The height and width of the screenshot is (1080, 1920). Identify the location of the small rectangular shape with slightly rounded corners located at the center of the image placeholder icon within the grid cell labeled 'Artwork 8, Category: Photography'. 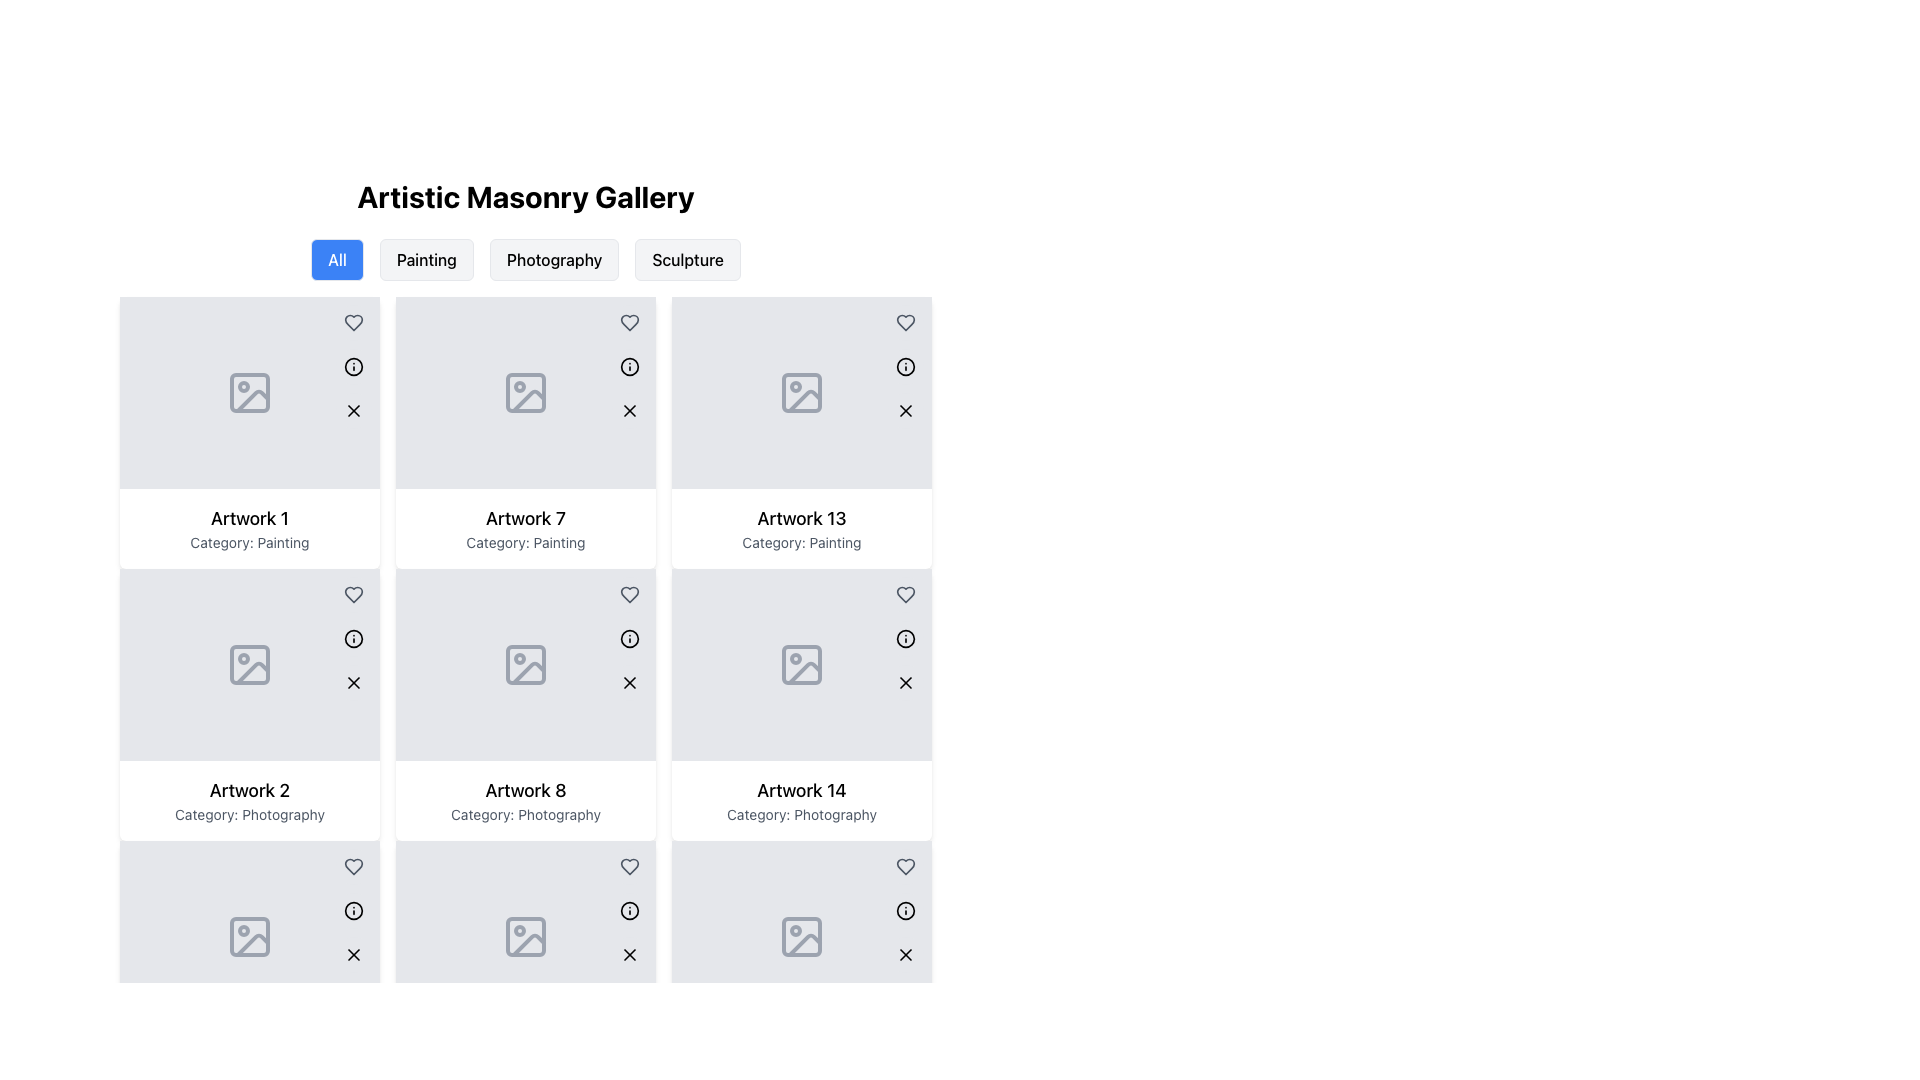
(526, 937).